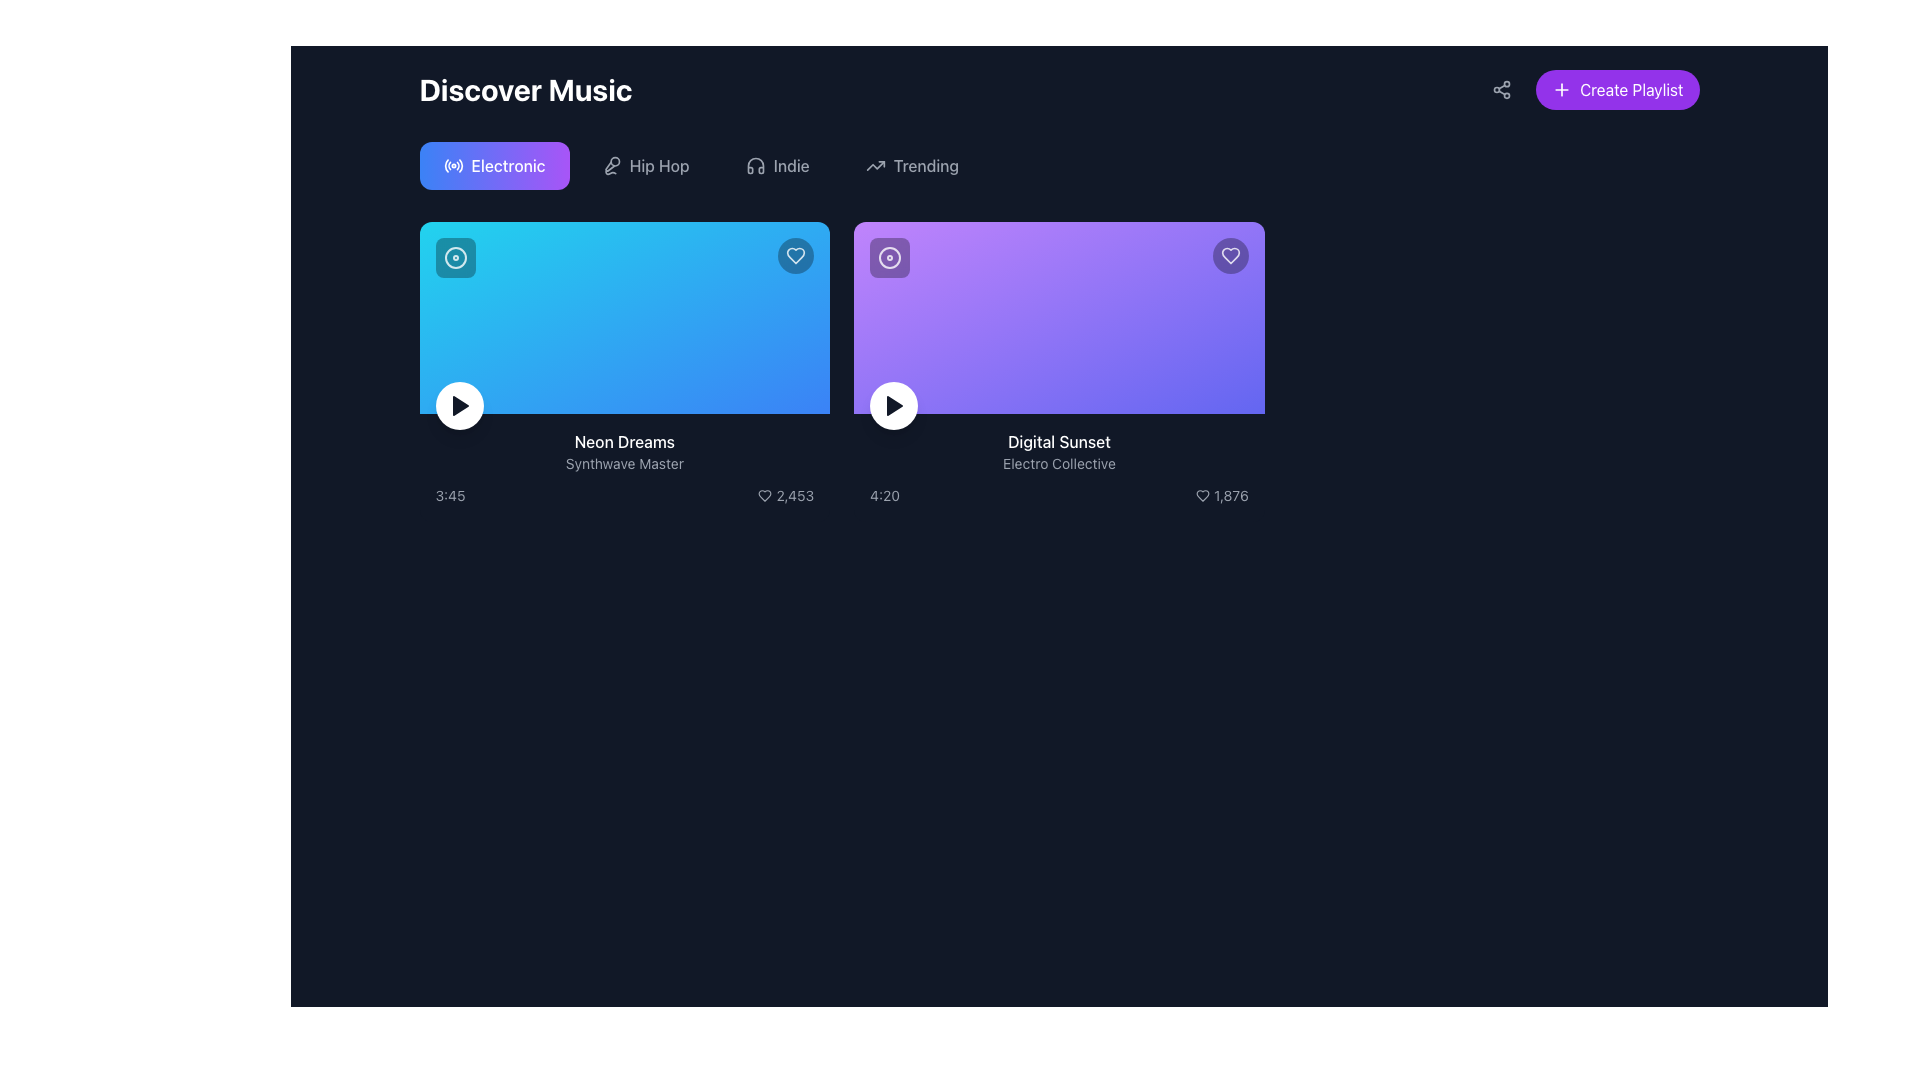 The width and height of the screenshot is (1920, 1080). What do you see at coordinates (494, 164) in the screenshot?
I see `the 'Electronic' category selector button in the 'Discover Music' section` at bounding box center [494, 164].